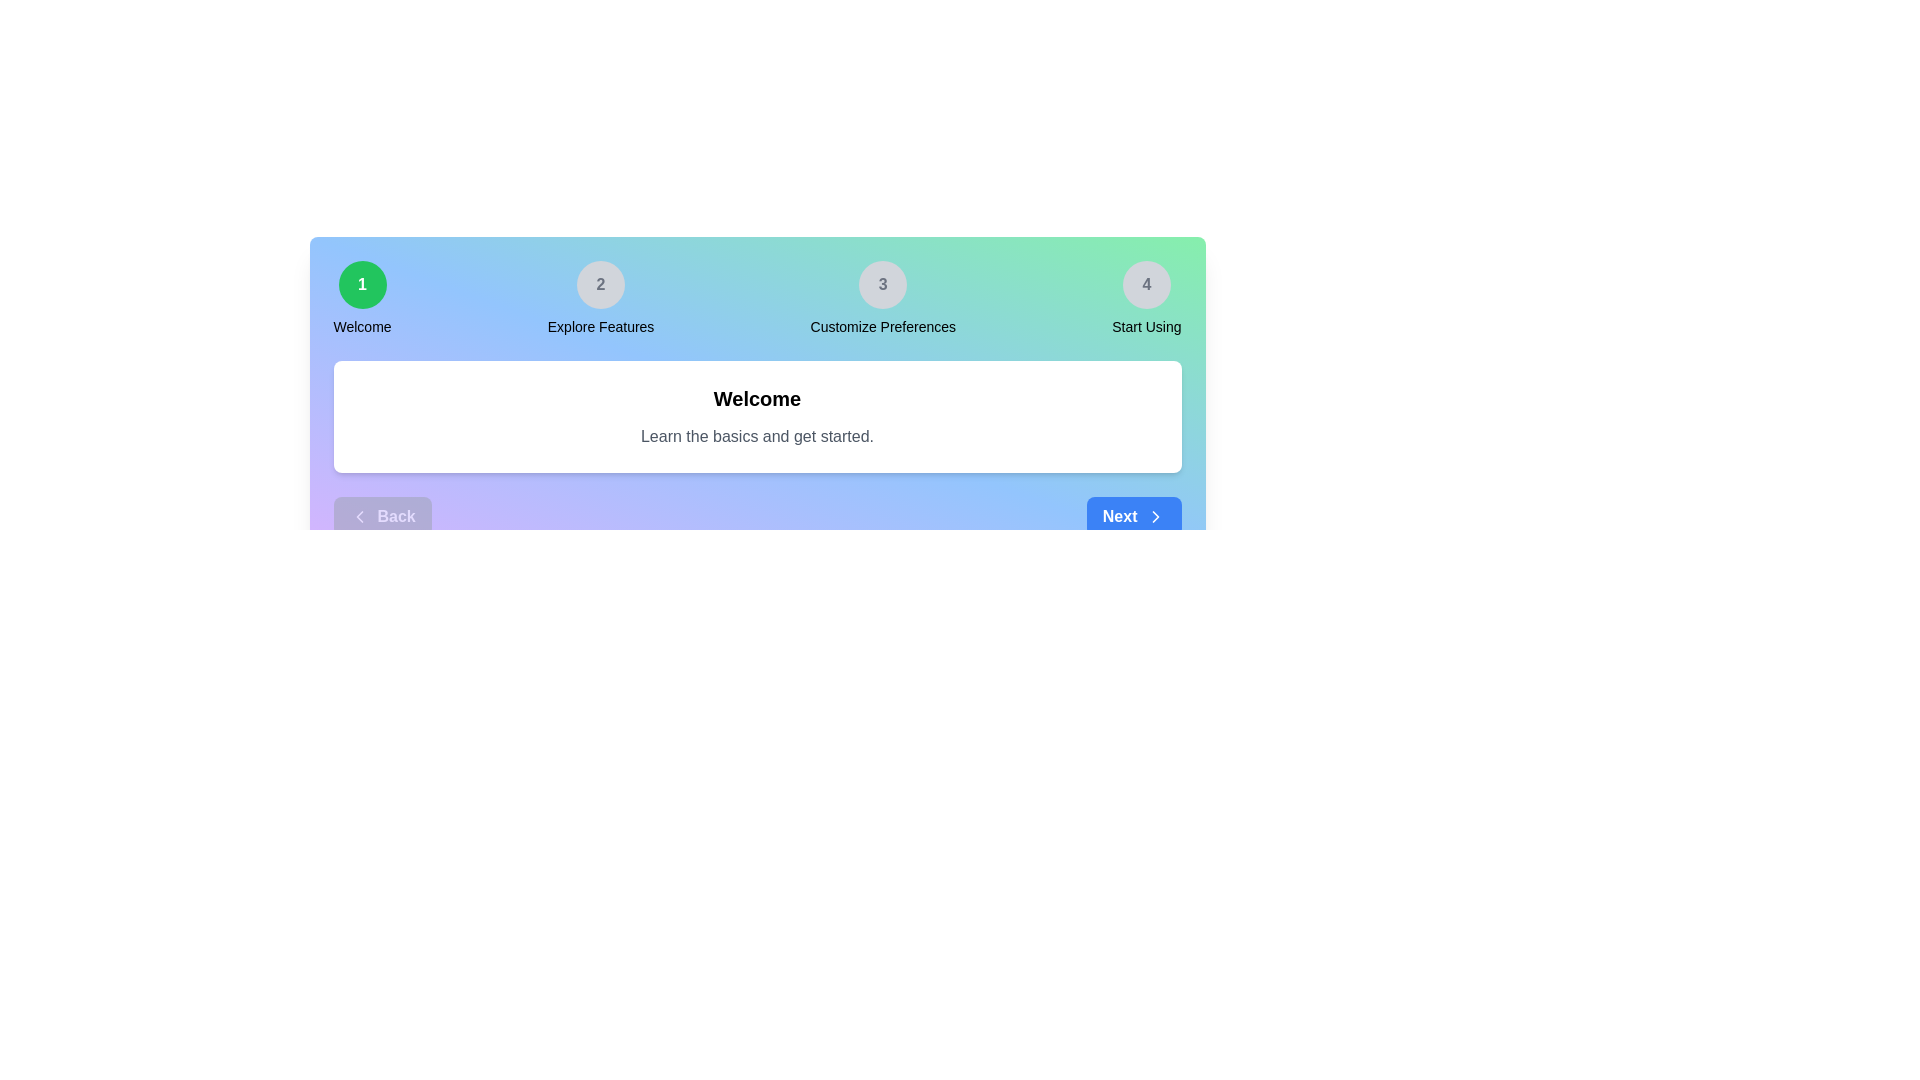 The image size is (1920, 1080). What do you see at coordinates (882, 285) in the screenshot?
I see `the progress indicator for step 3 to navigate to that step` at bounding box center [882, 285].